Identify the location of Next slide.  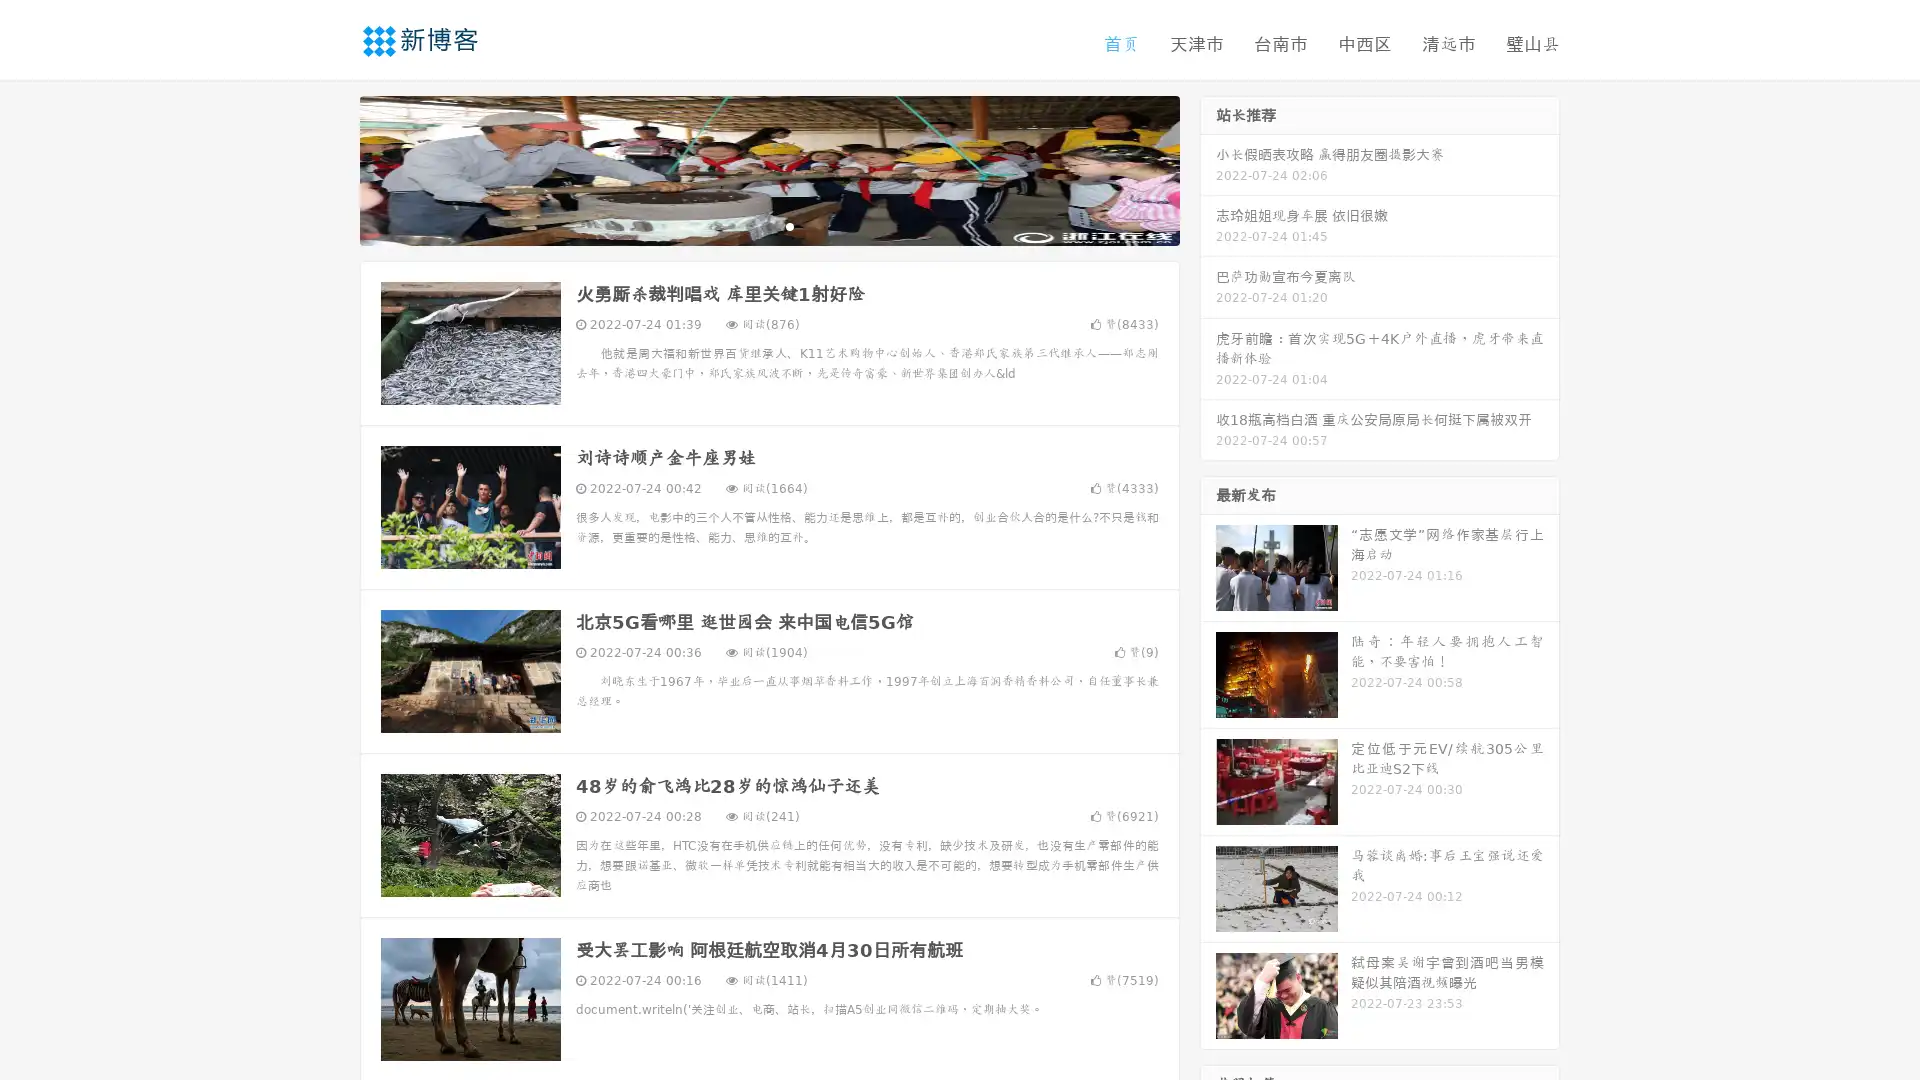
(1208, 168).